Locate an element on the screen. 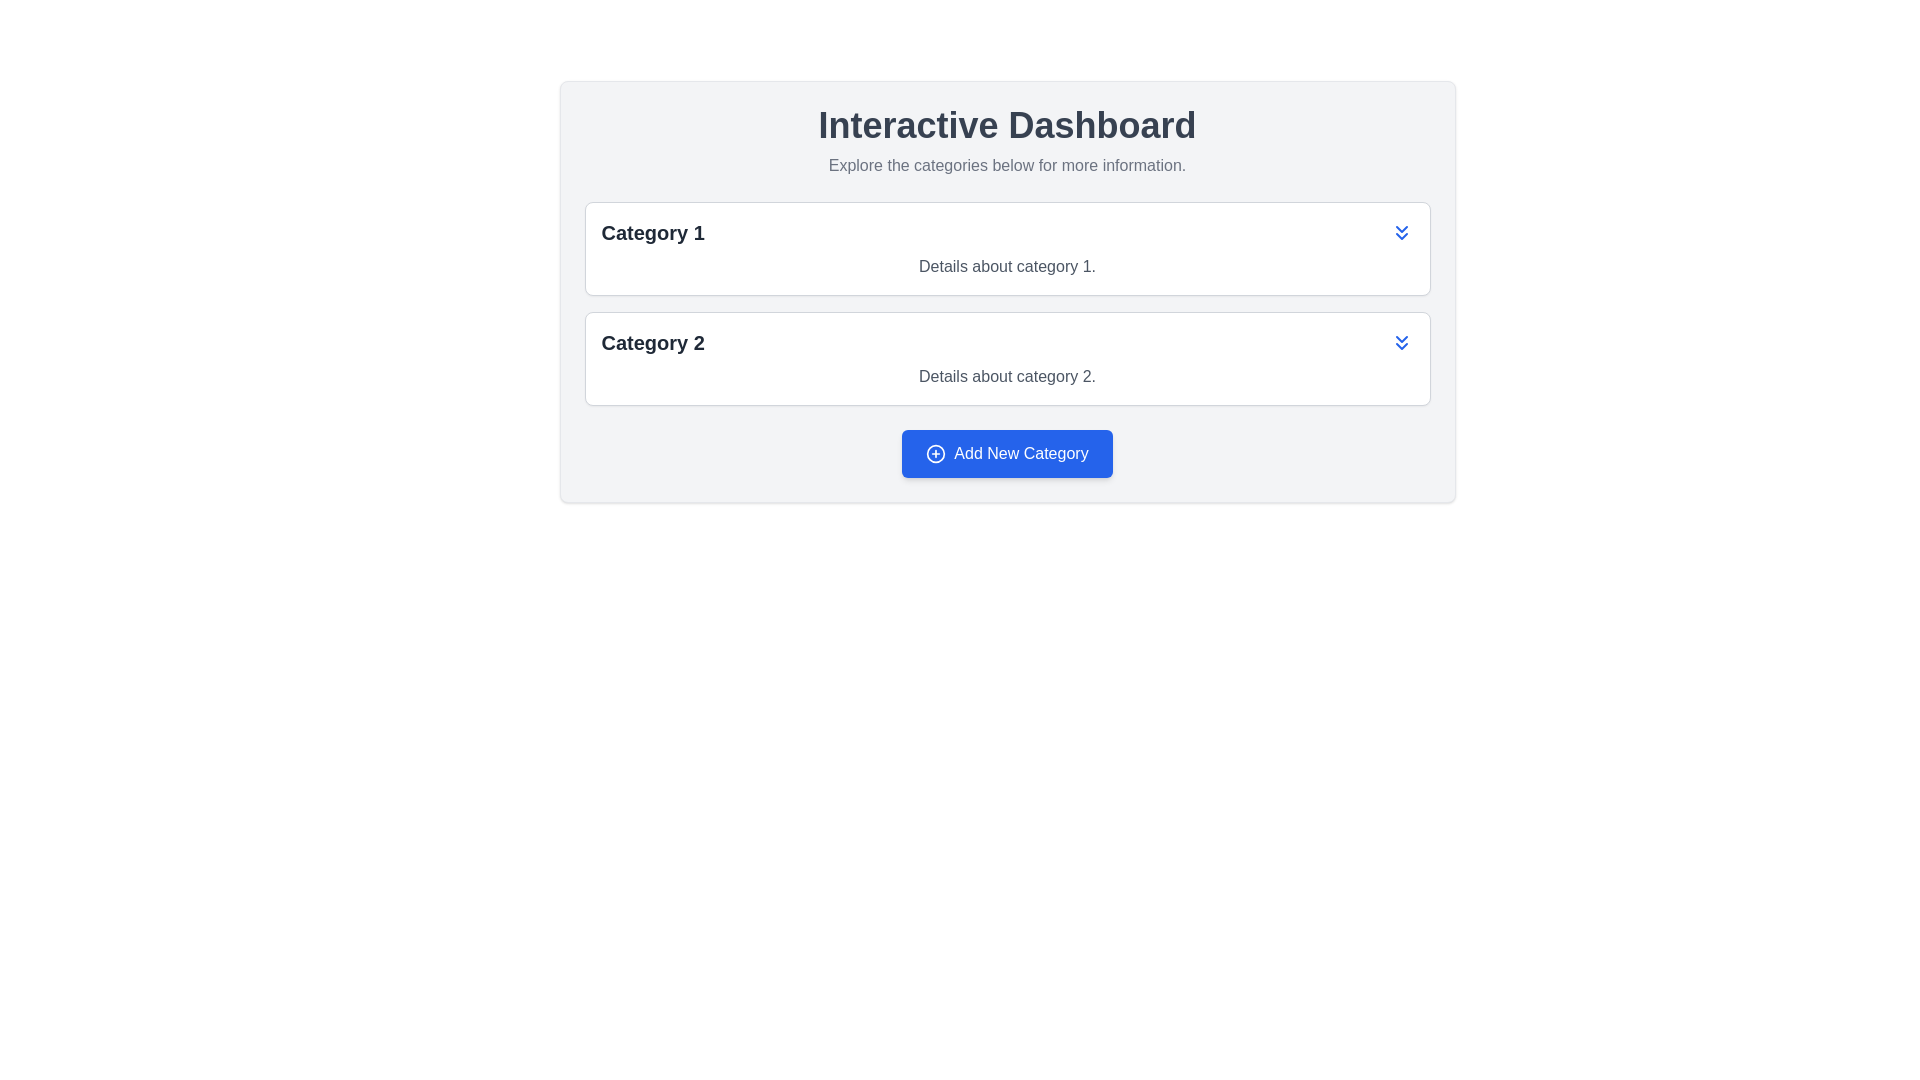  the title of 'Category 1' in the collapsible list is located at coordinates (1007, 304).